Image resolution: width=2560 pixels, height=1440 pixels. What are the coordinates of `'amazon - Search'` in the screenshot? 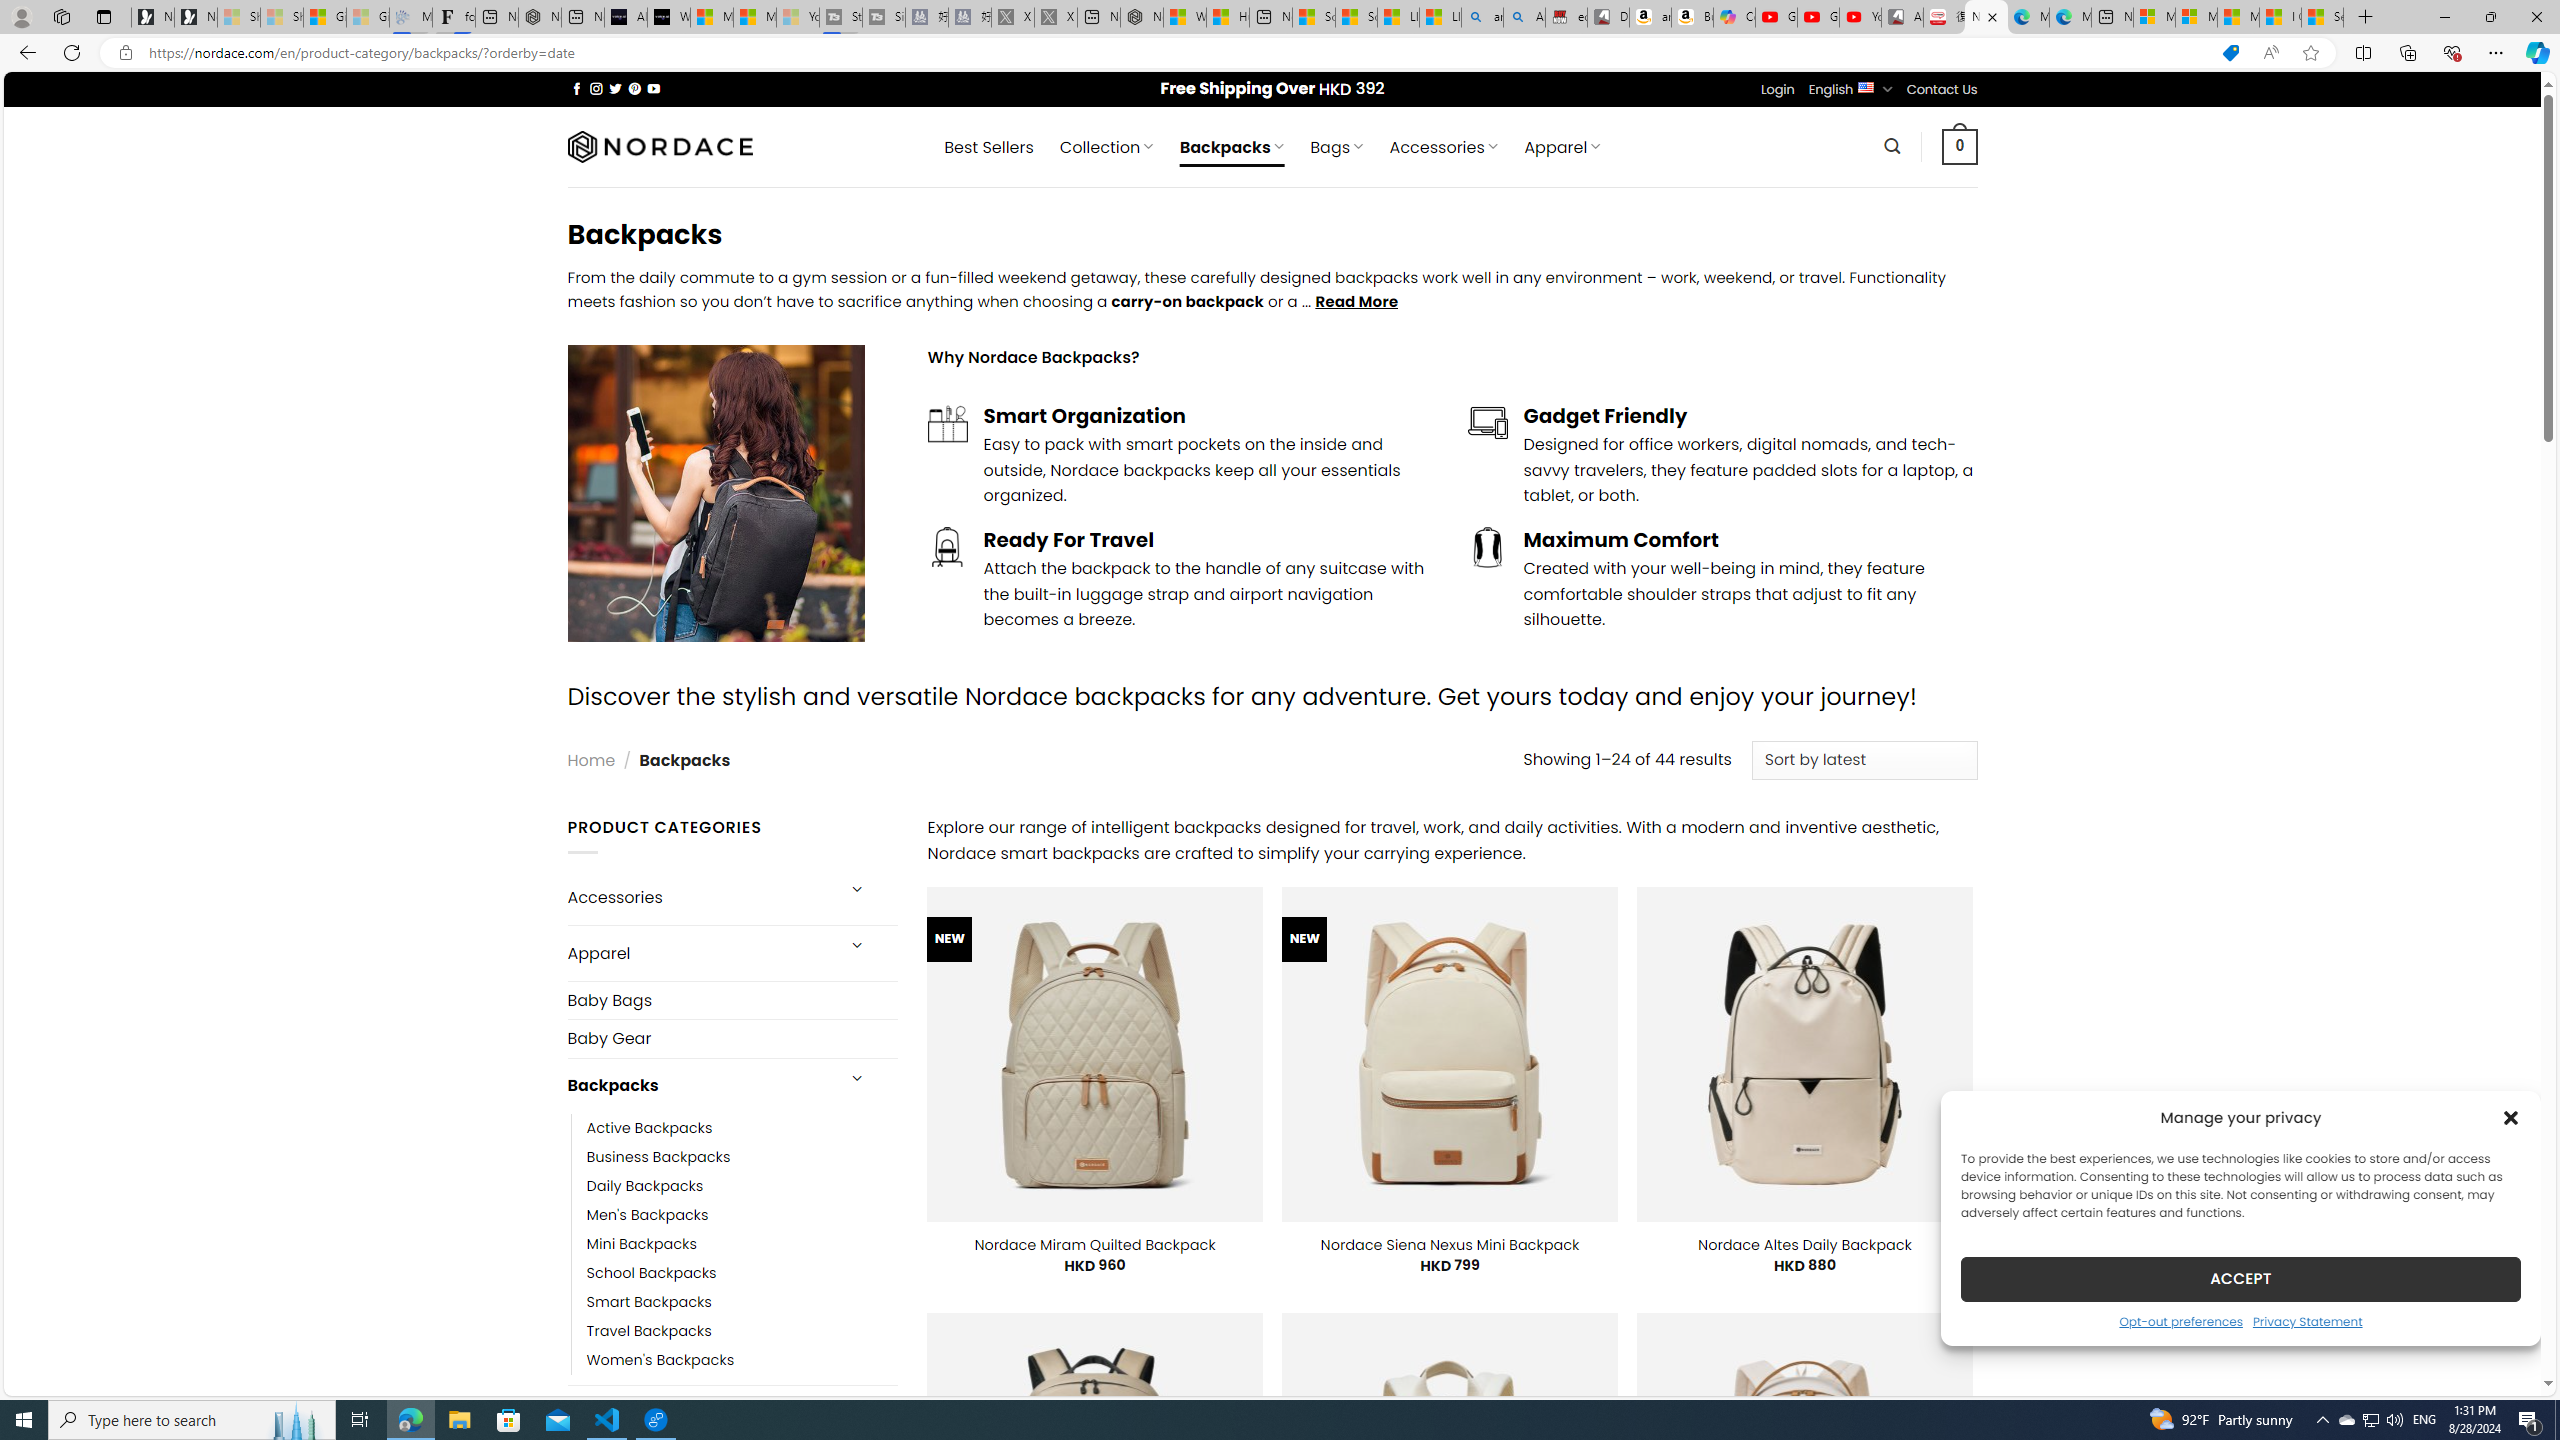 It's located at (1483, 16).